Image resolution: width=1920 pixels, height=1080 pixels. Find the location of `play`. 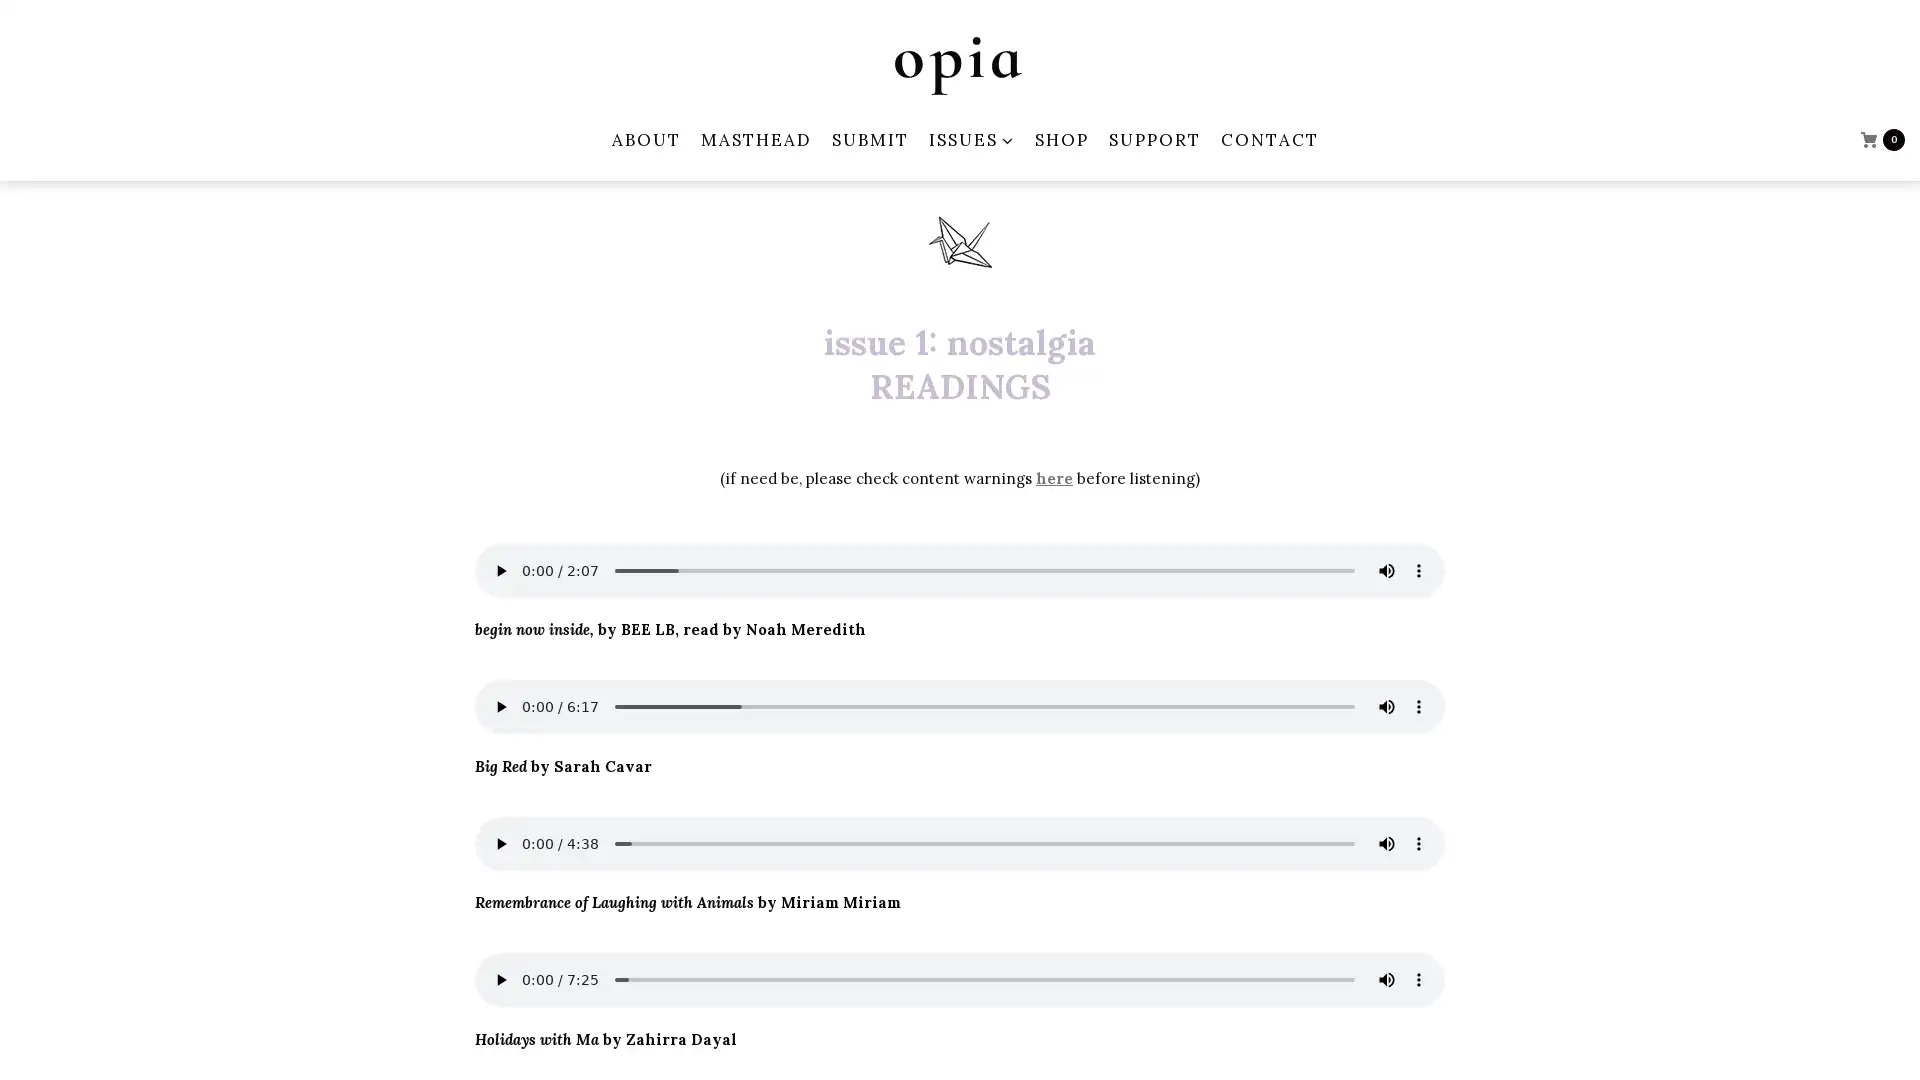

play is located at coordinates (500, 978).